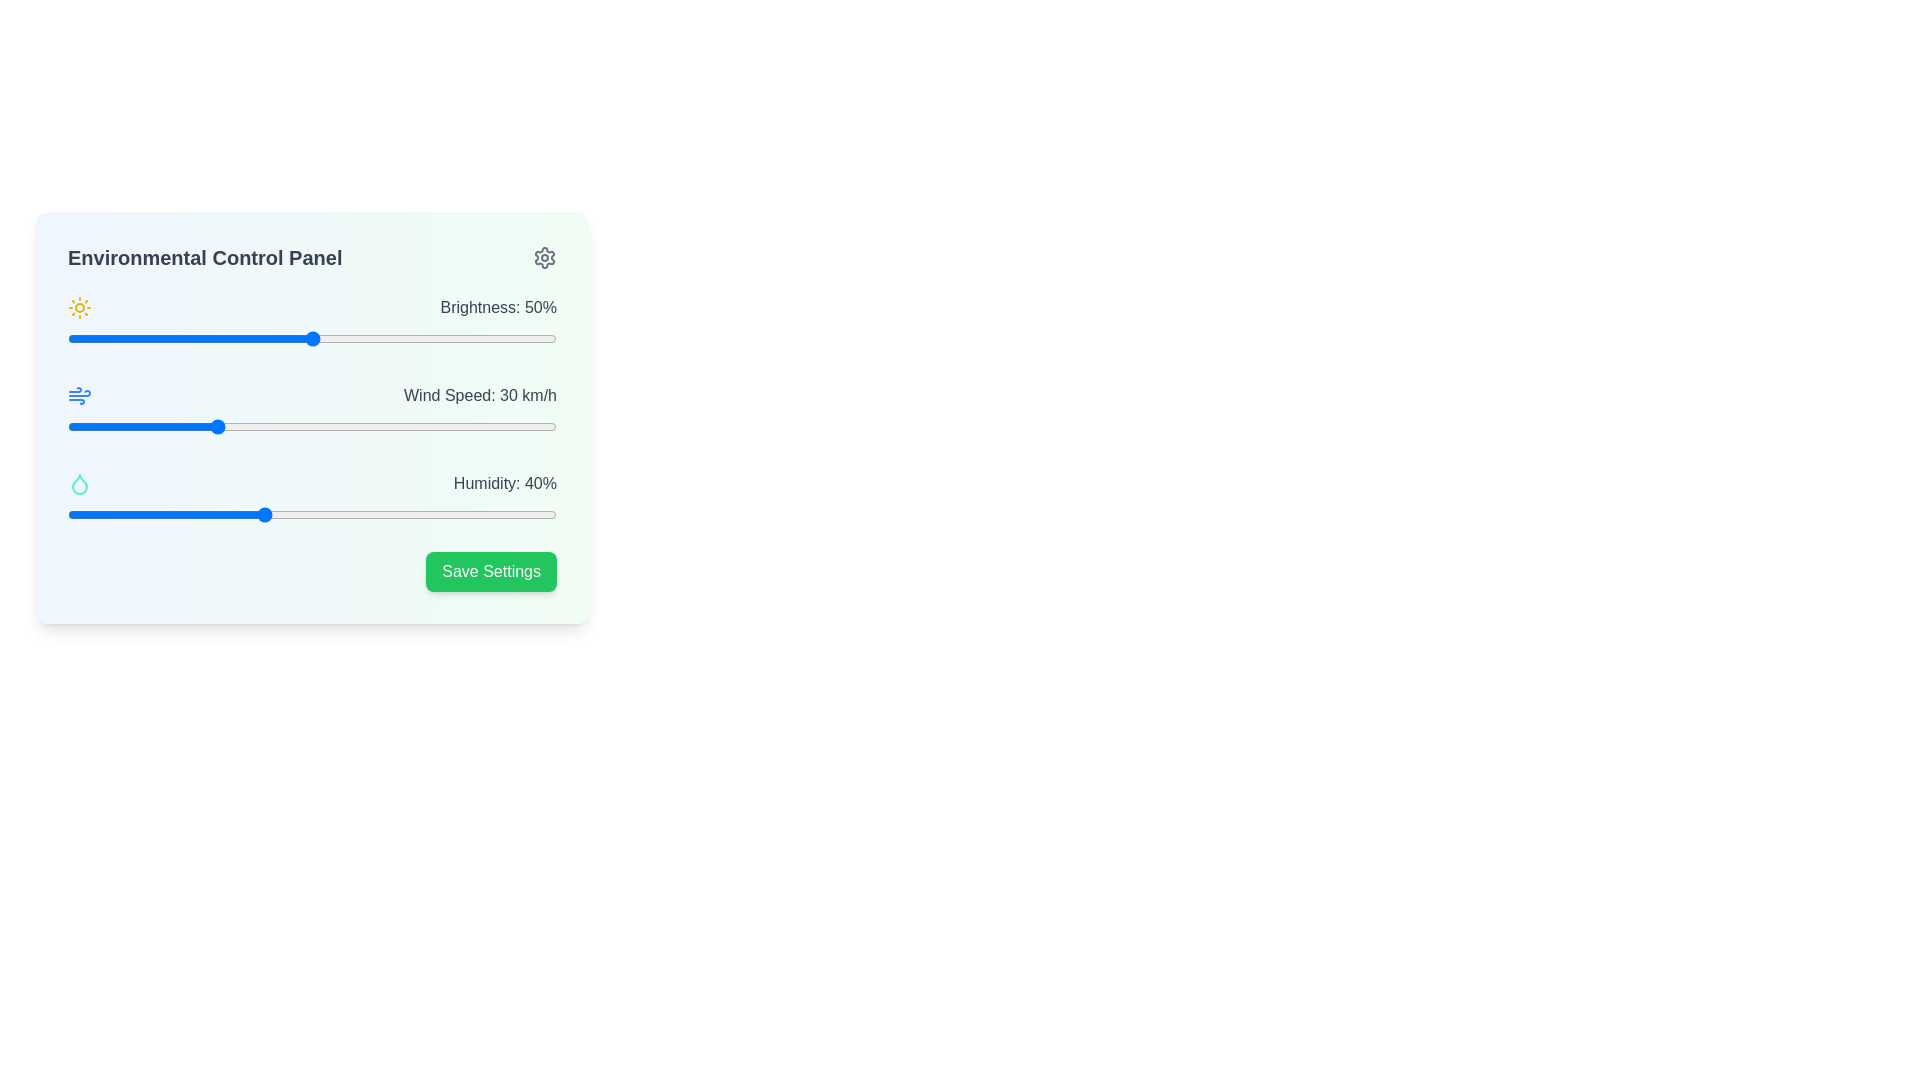  I want to click on the brightness icon located on the left side of the brightness control bar, adjacent to the label 'Brightness: 50%', so click(80, 308).